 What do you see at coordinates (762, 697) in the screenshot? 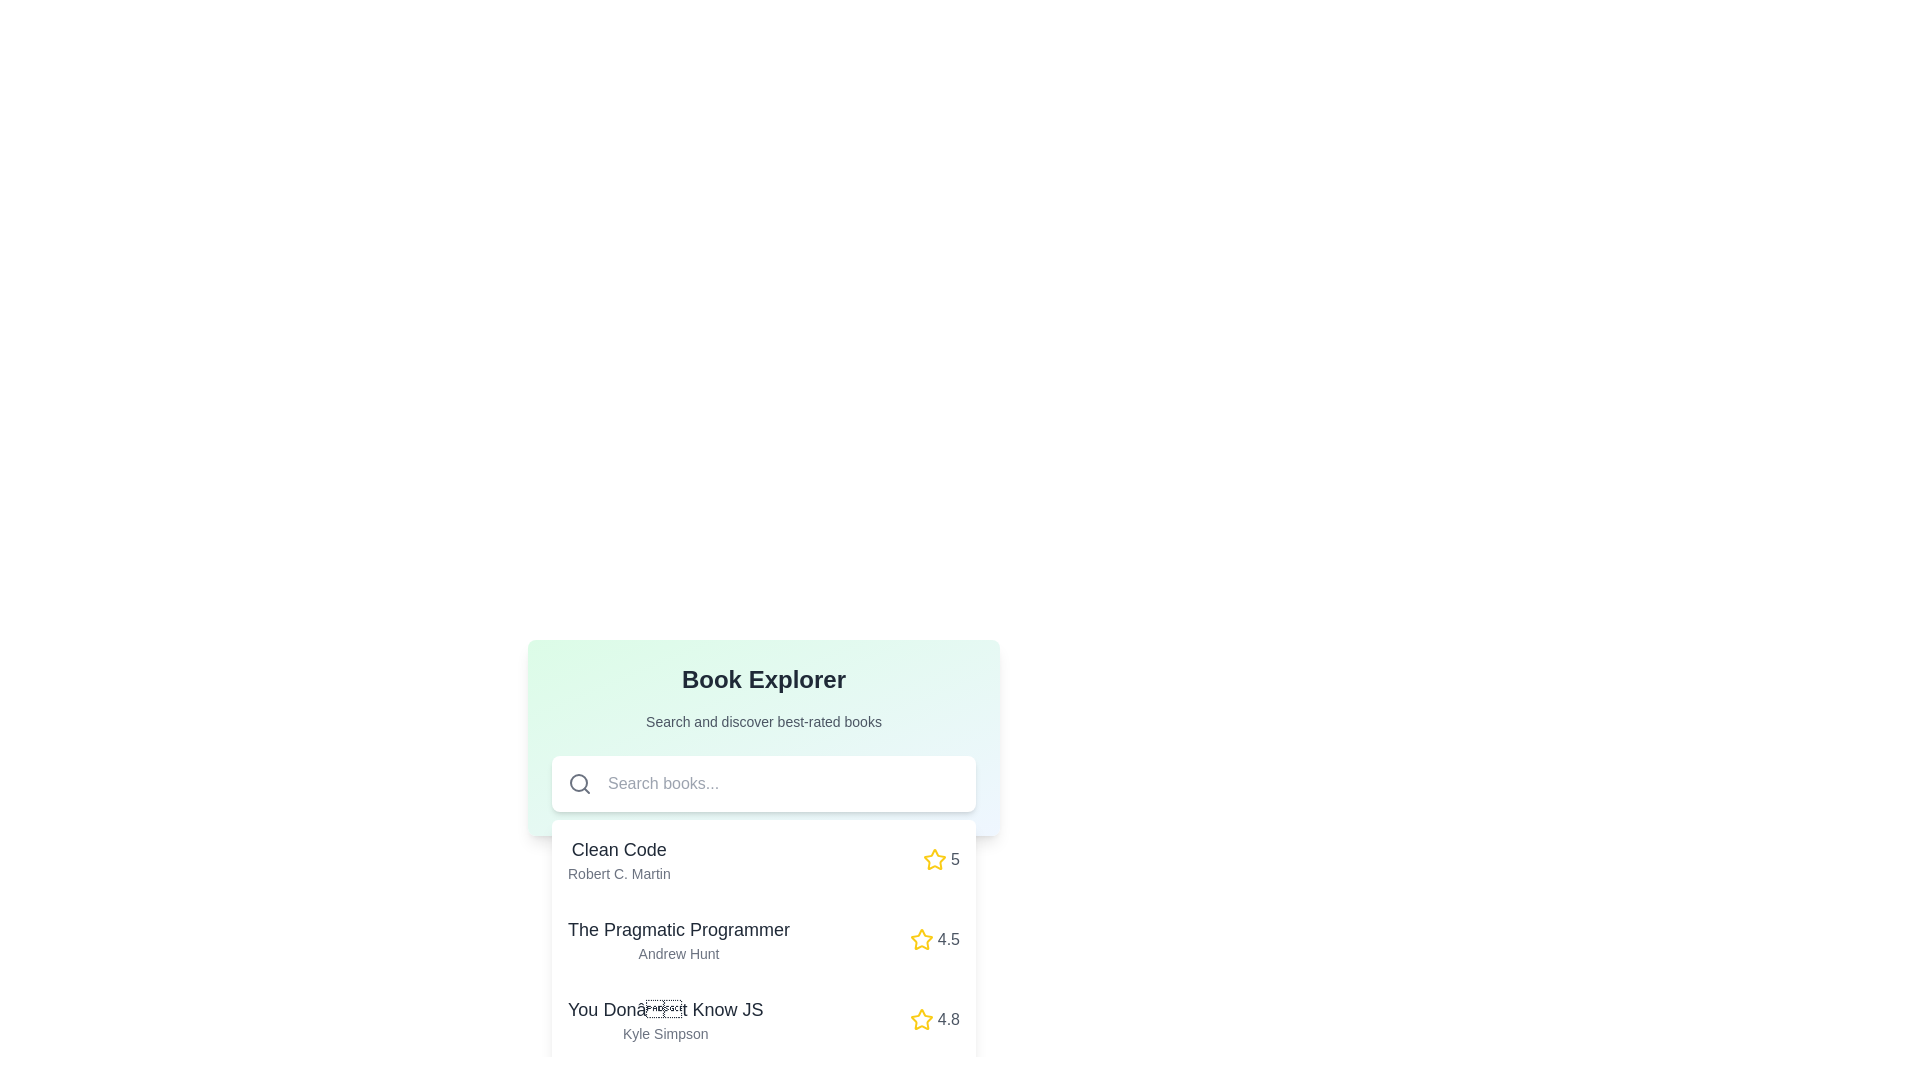
I see `the Section header titled 'Book Explorer' which features a bold title and a subtitle, located at the top center of the visible area` at bounding box center [762, 697].